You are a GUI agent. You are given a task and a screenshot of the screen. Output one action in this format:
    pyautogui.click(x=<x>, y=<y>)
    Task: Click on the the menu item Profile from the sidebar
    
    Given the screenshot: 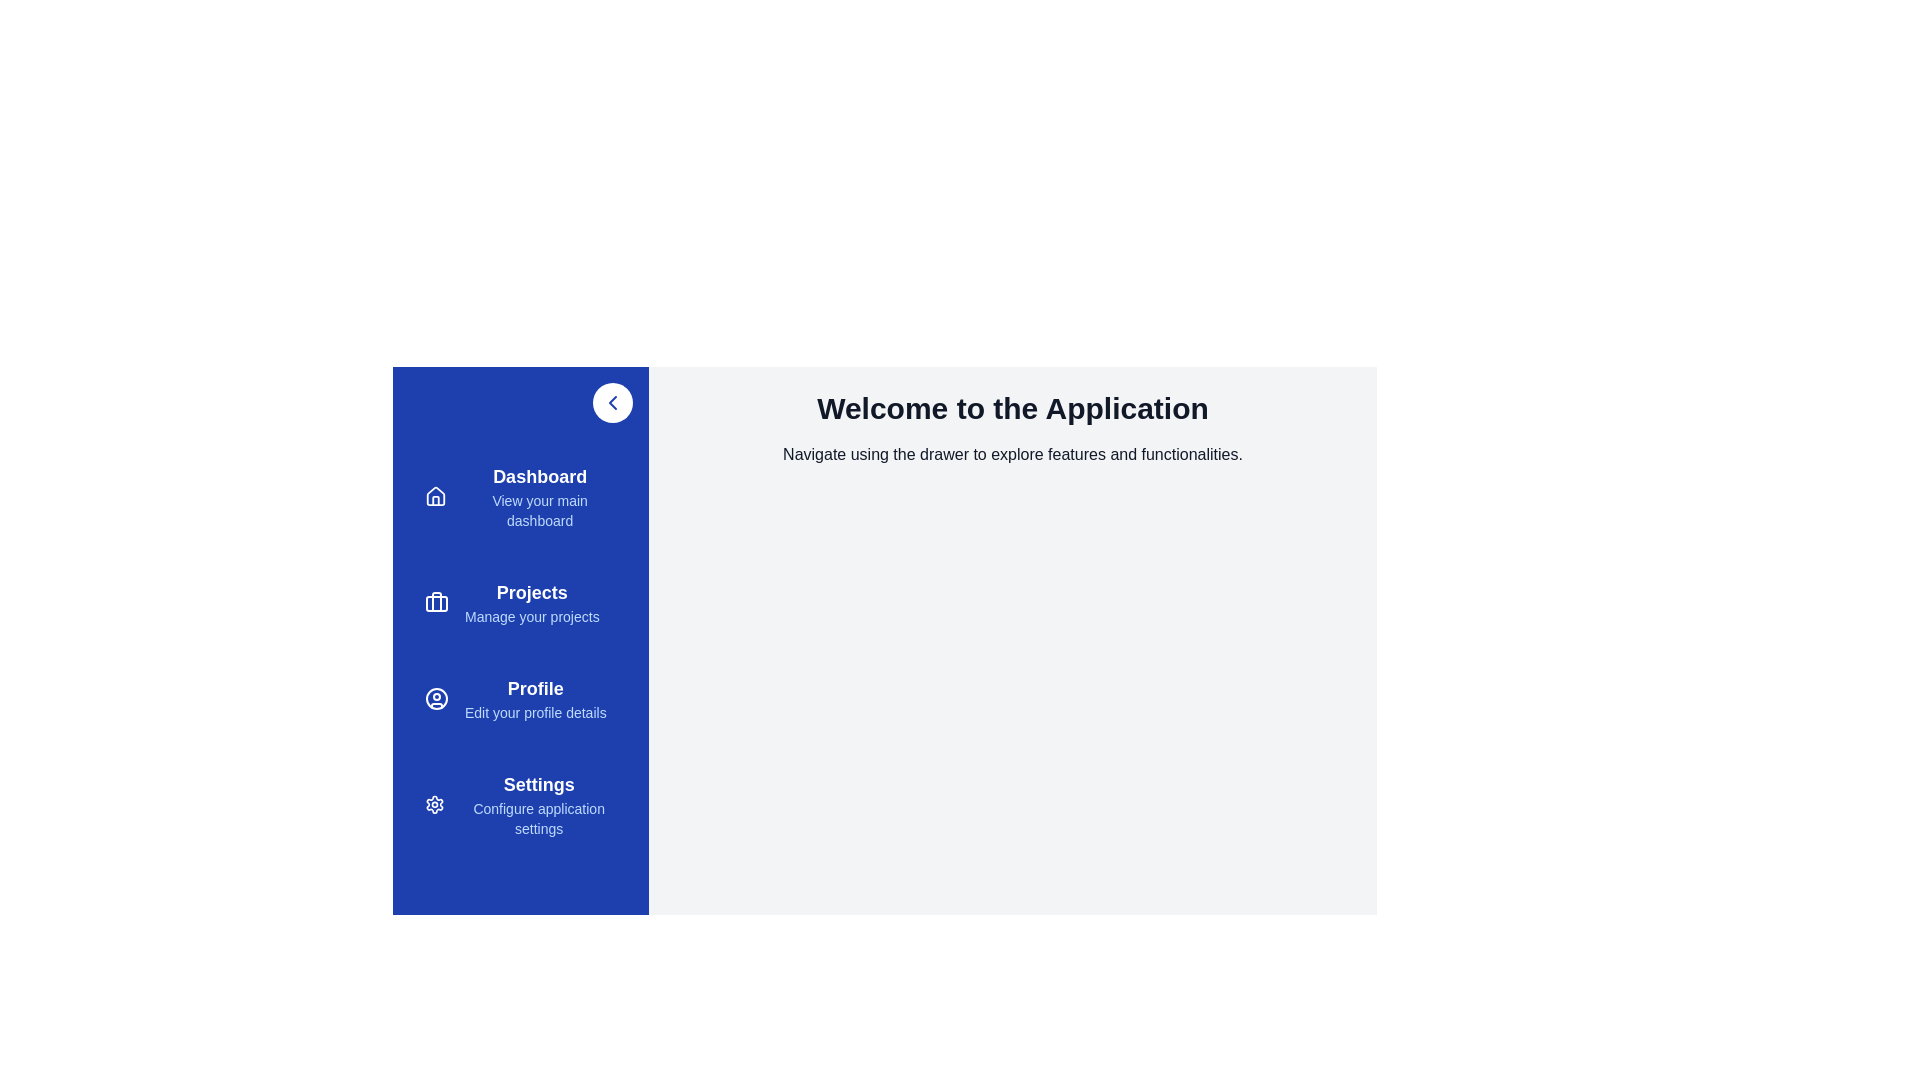 What is the action you would take?
    pyautogui.click(x=521, y=697)
    